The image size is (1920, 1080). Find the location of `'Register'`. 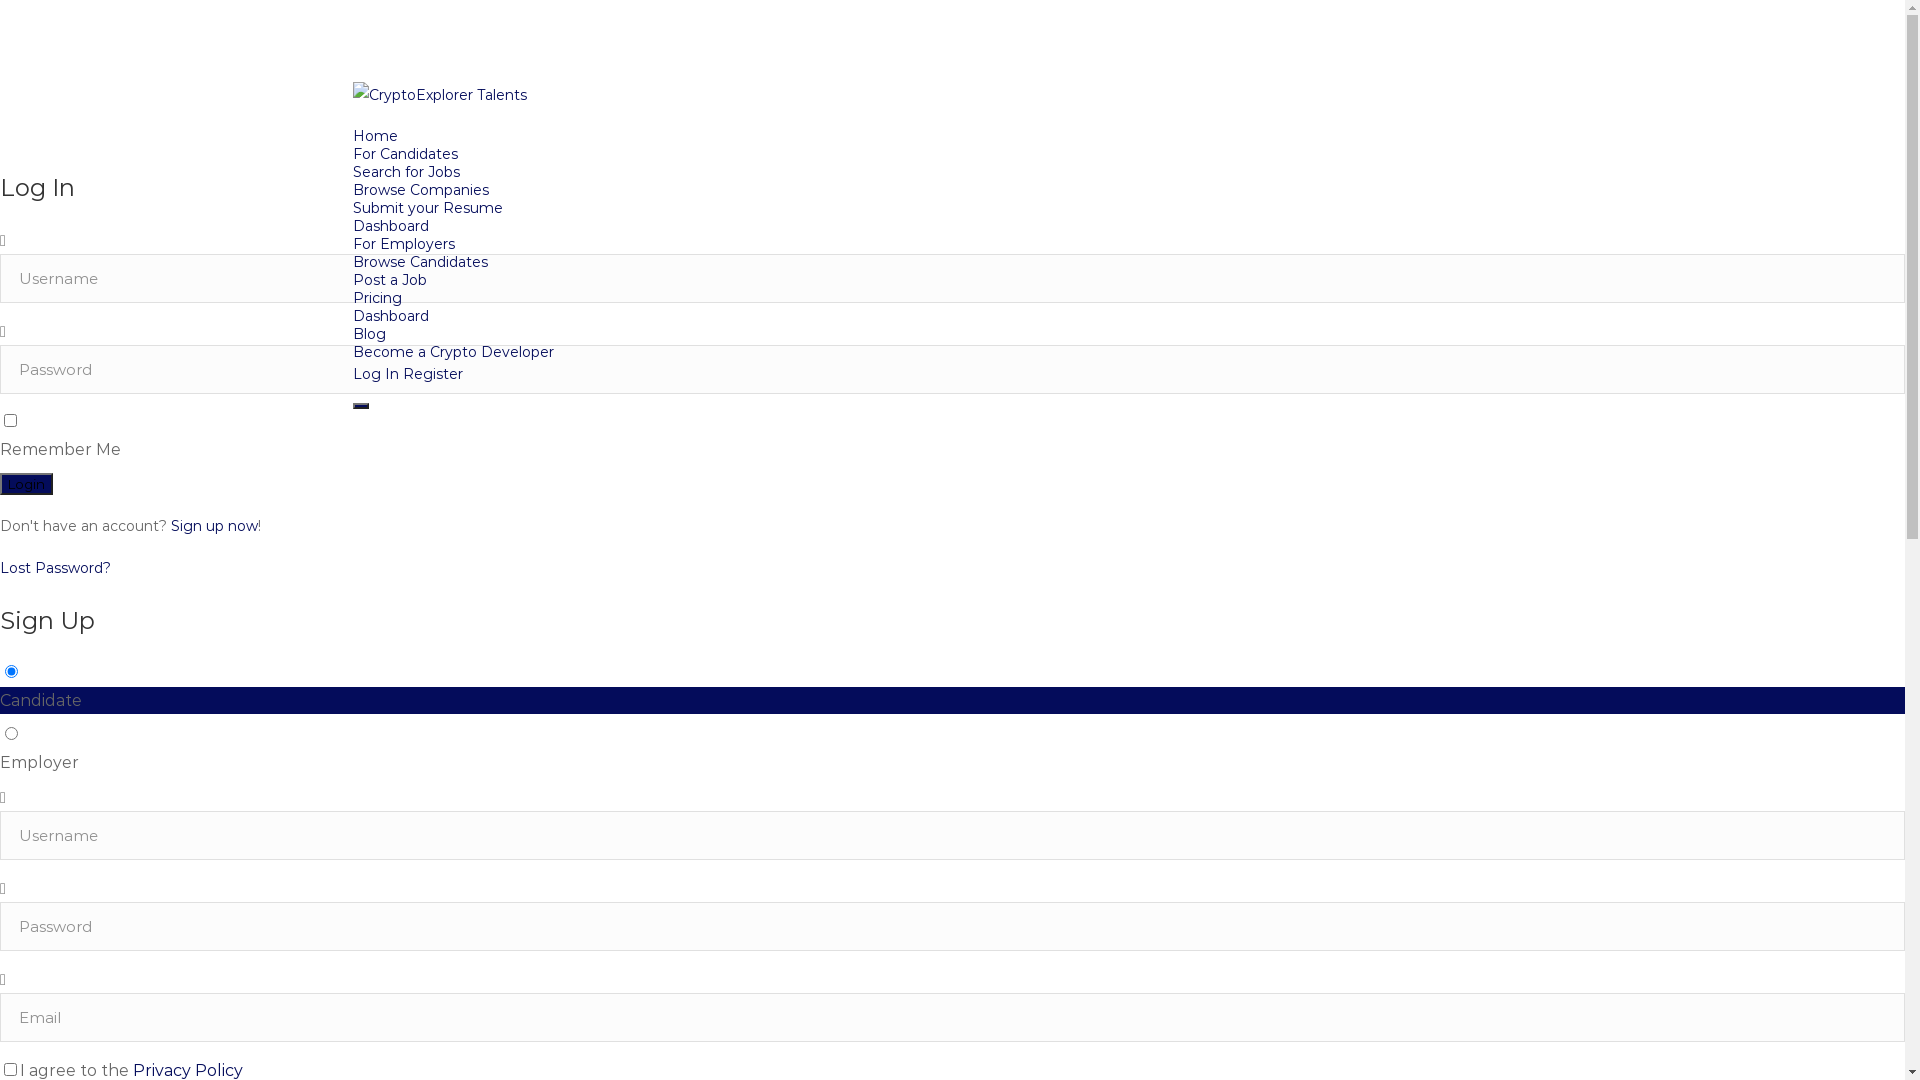

'Register' is located at coordinates (431, 374).